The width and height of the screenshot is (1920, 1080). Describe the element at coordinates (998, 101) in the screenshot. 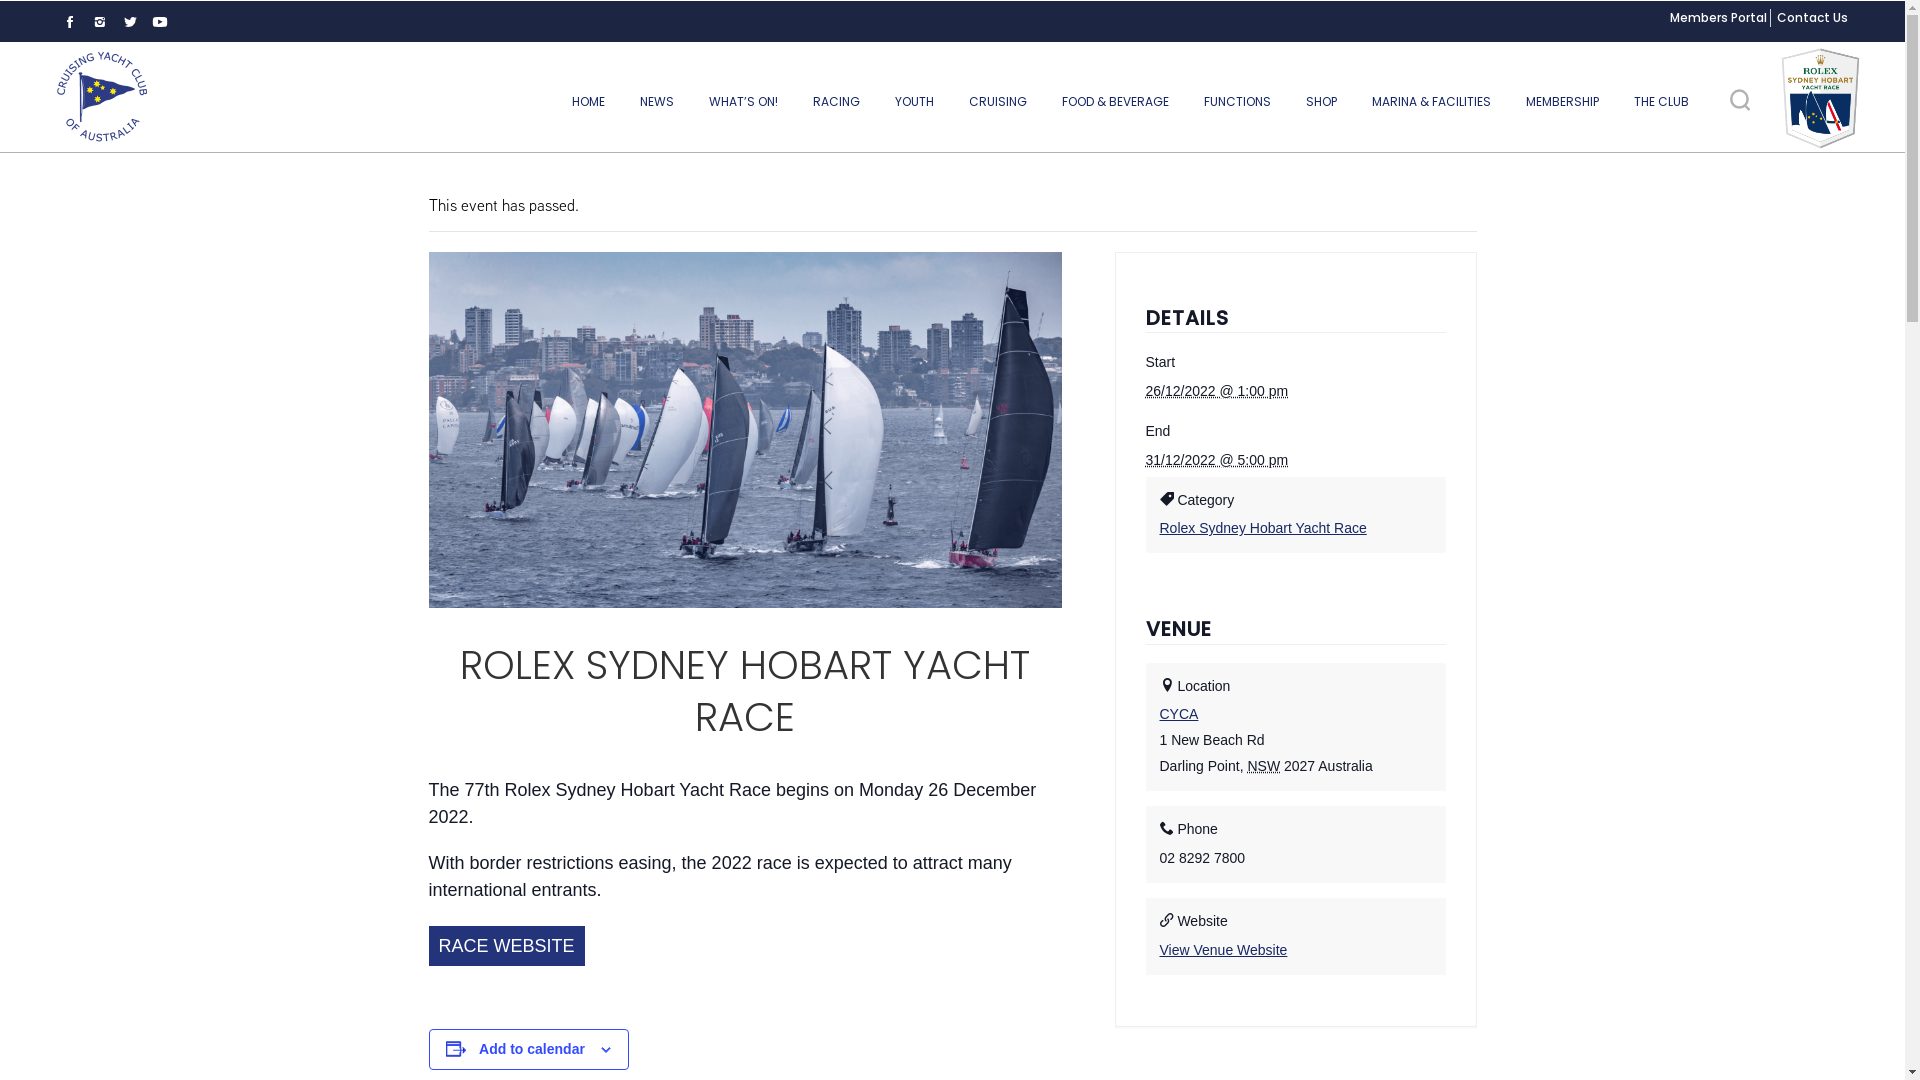

I see `'CRUISING'` at that location.